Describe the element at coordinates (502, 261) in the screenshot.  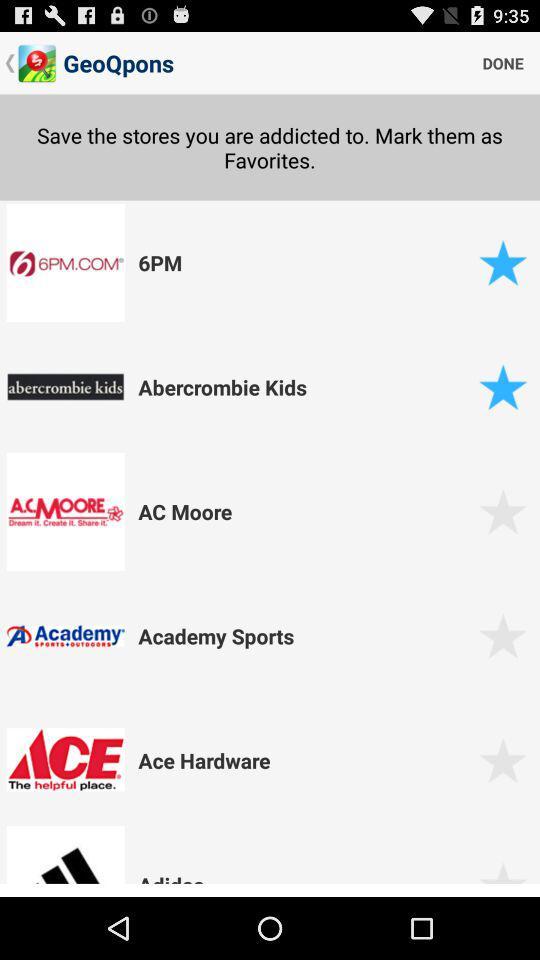
I see `favourite` at that location.